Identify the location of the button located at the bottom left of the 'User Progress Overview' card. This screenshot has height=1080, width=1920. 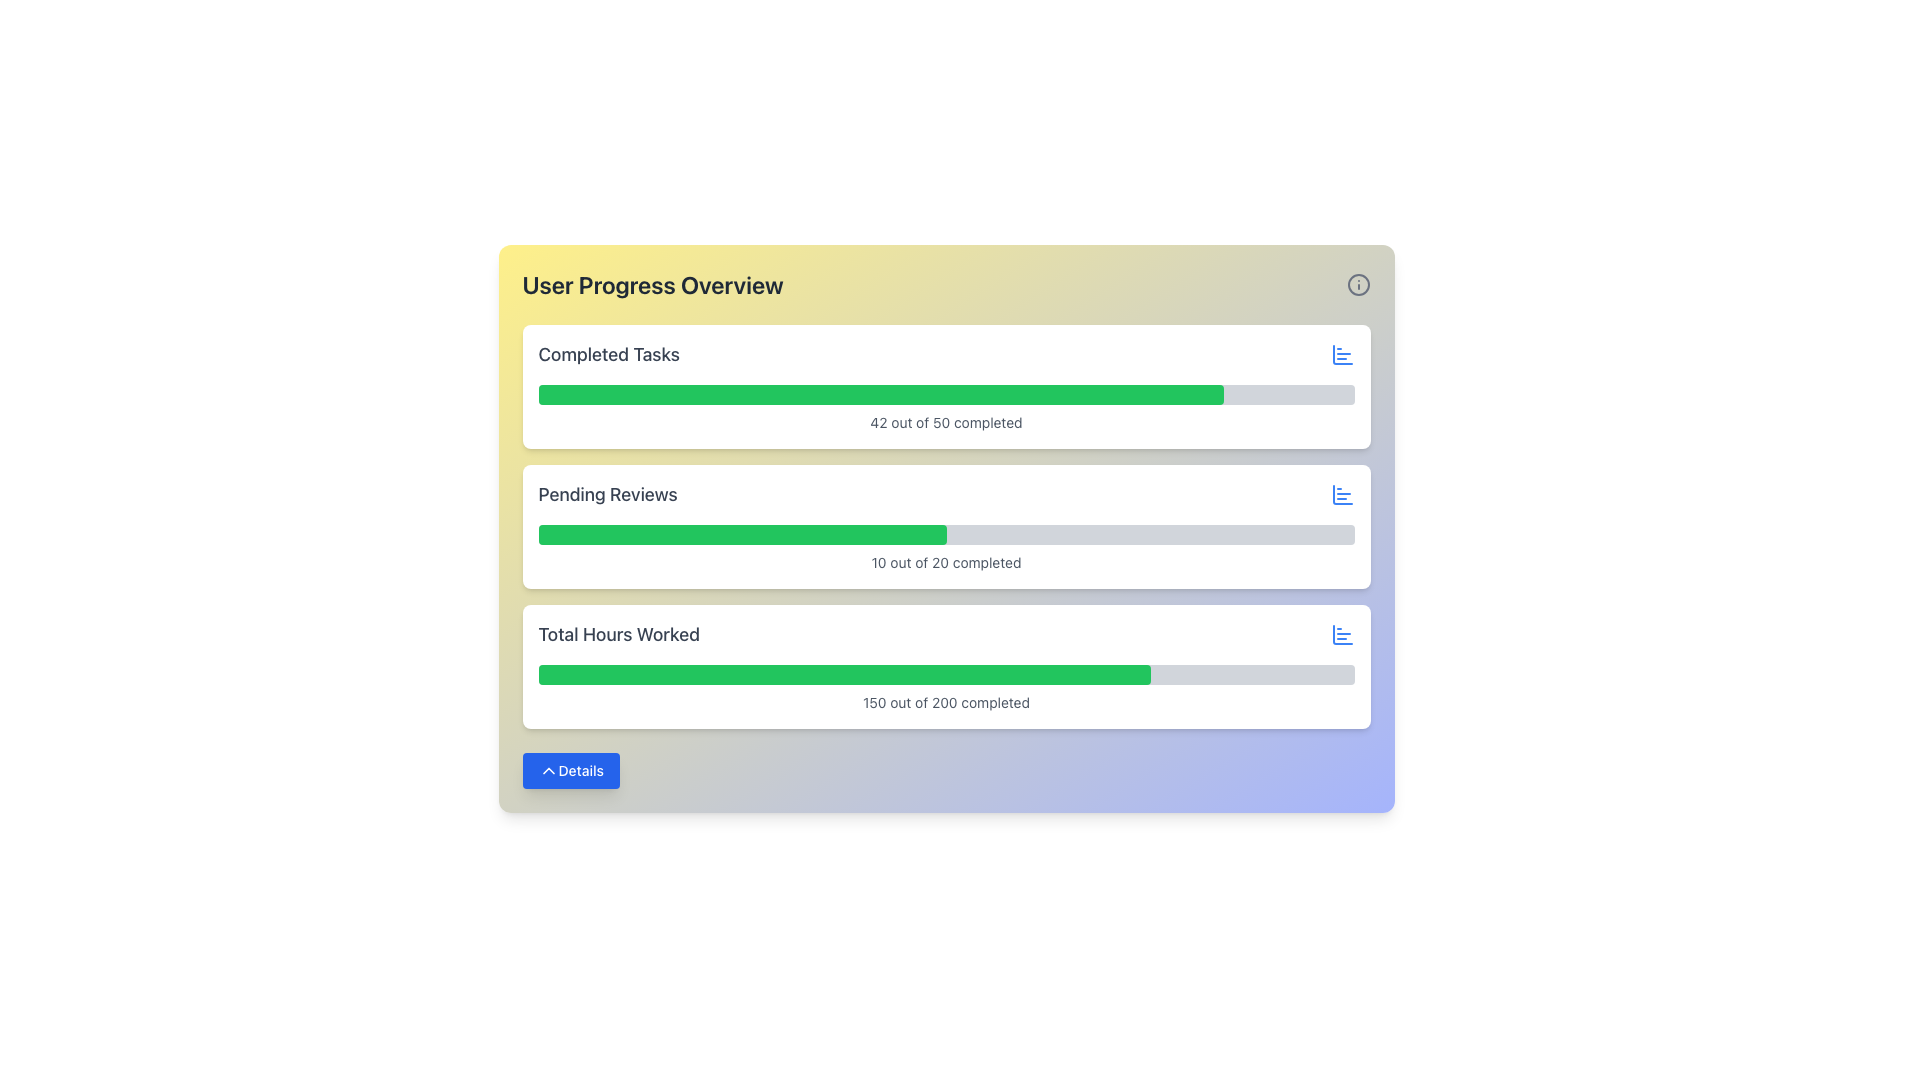
(570, 770).